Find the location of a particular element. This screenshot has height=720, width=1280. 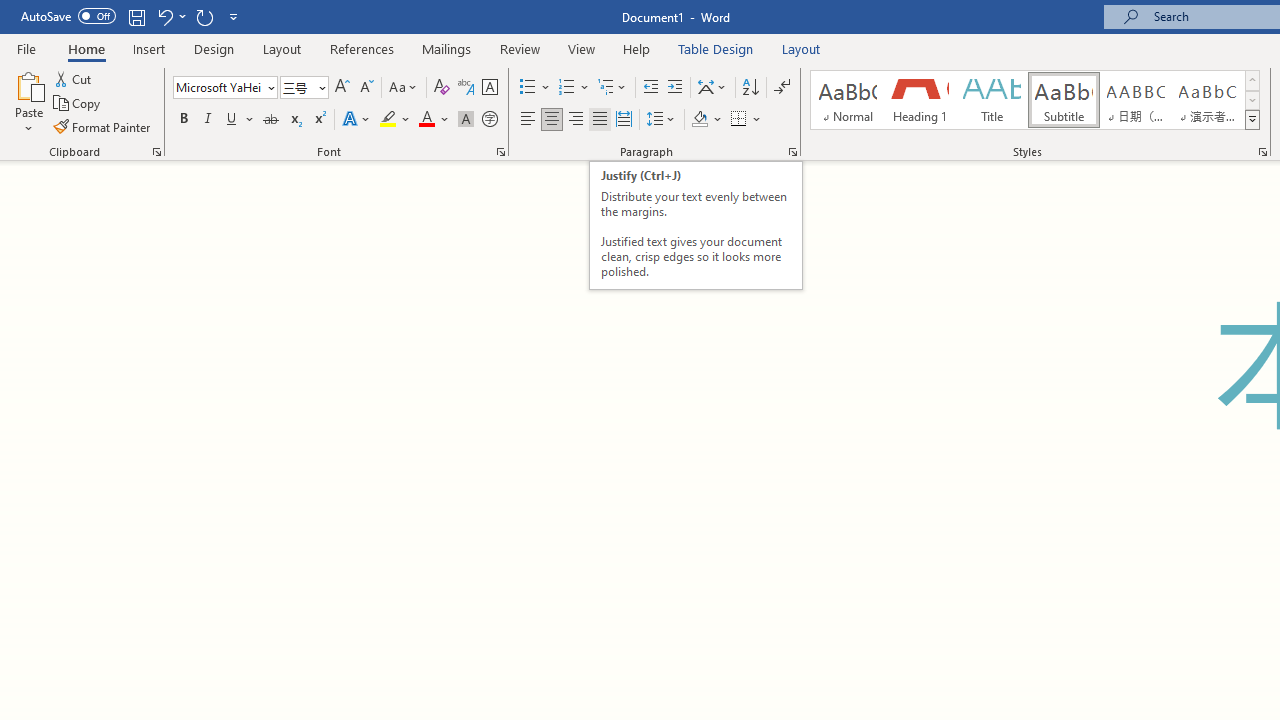

'Enclose Characters...' is located at coordinates (489, 119).